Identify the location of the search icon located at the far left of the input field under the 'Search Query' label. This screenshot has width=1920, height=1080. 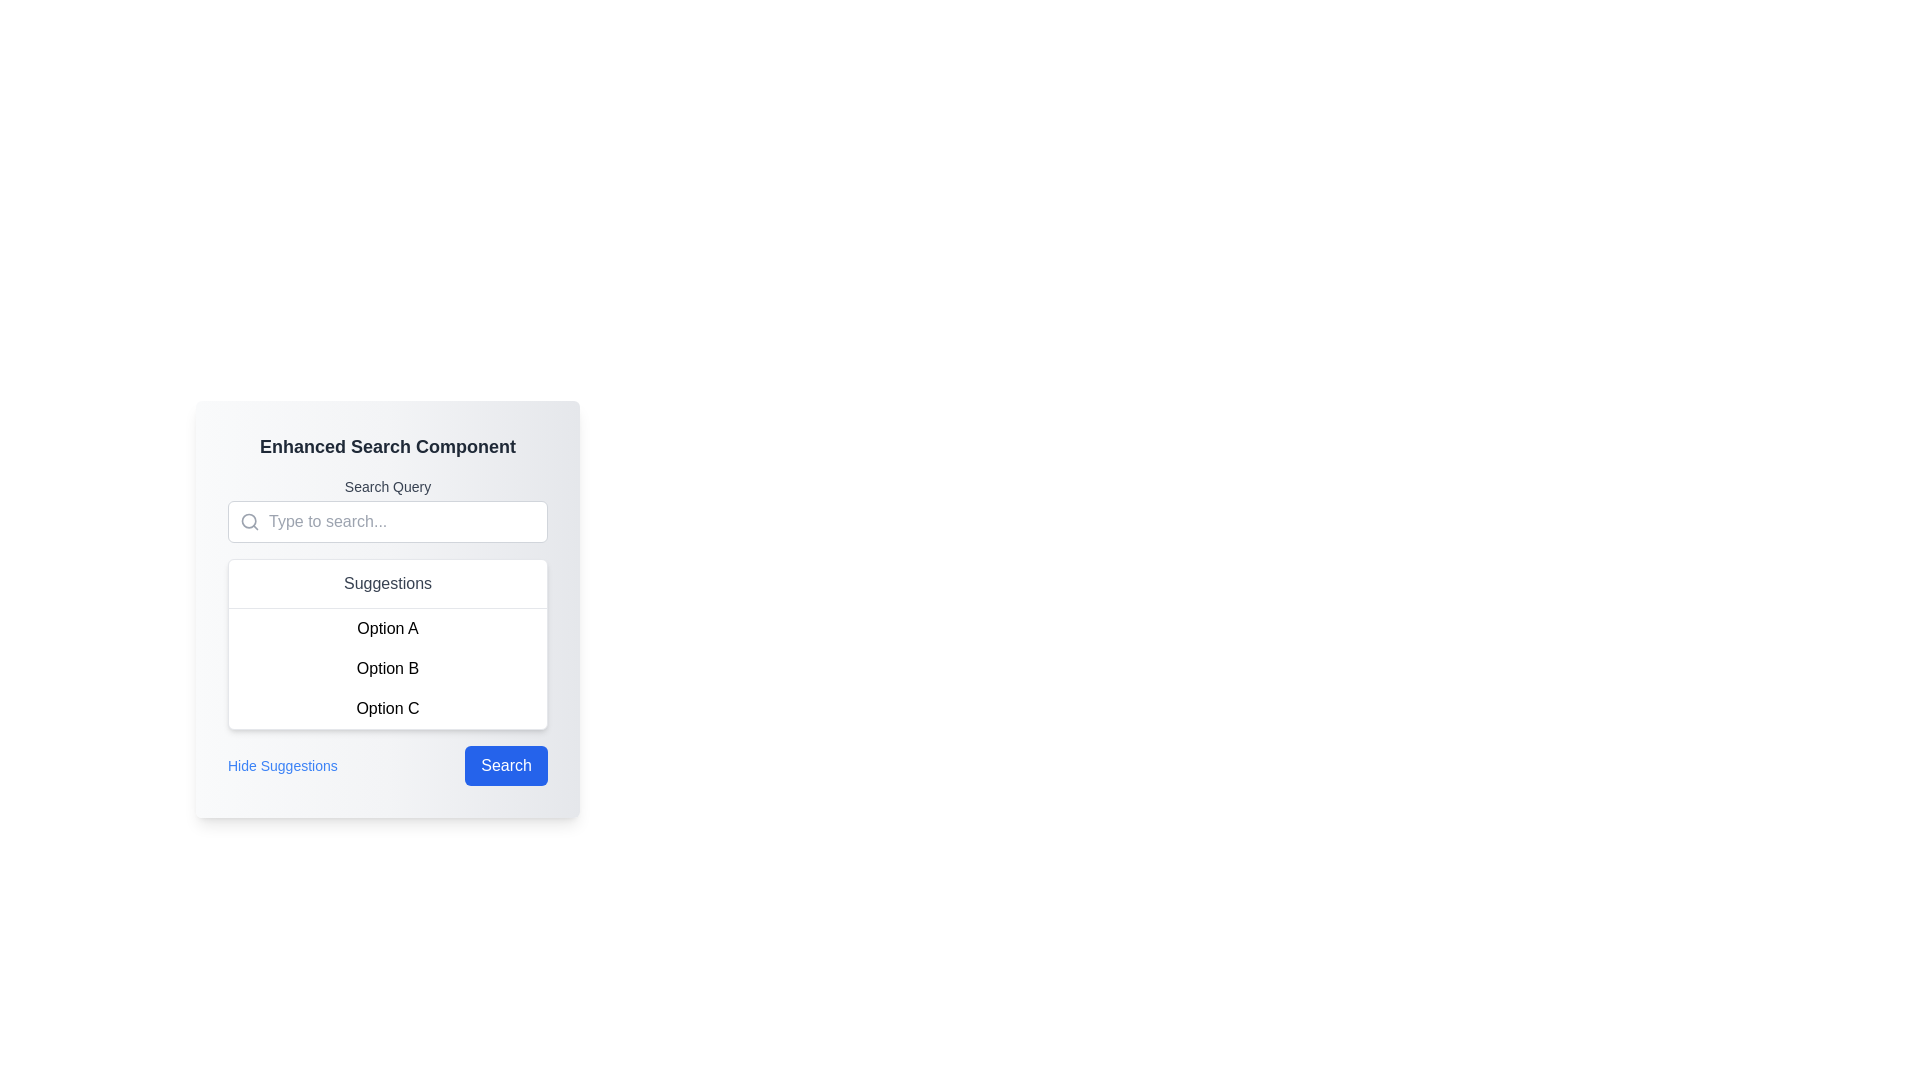
(248, 520).